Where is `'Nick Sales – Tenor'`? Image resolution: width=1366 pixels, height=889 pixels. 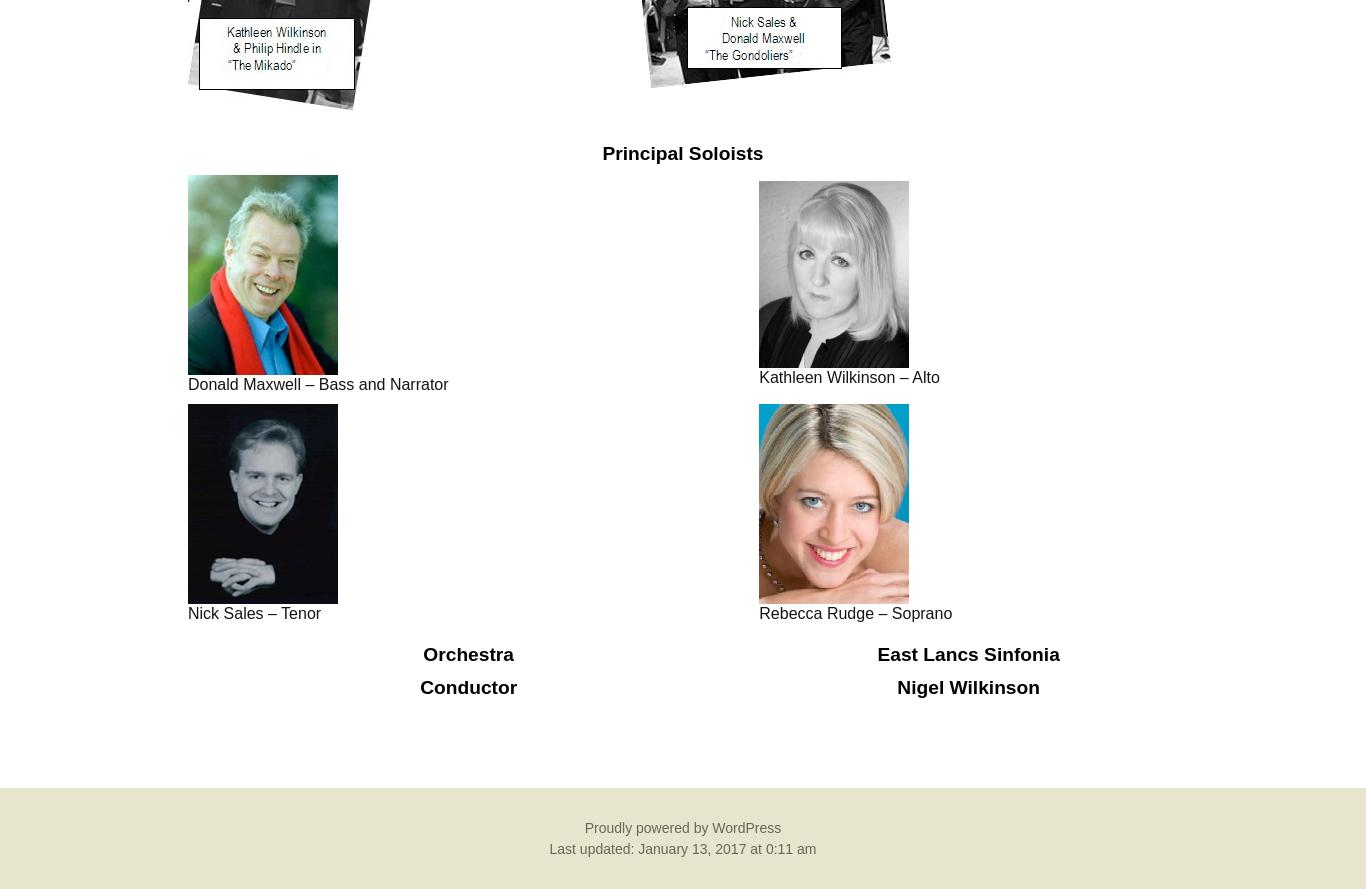 'Nick Sales – Tenor' is located at coordinates (254, 611).